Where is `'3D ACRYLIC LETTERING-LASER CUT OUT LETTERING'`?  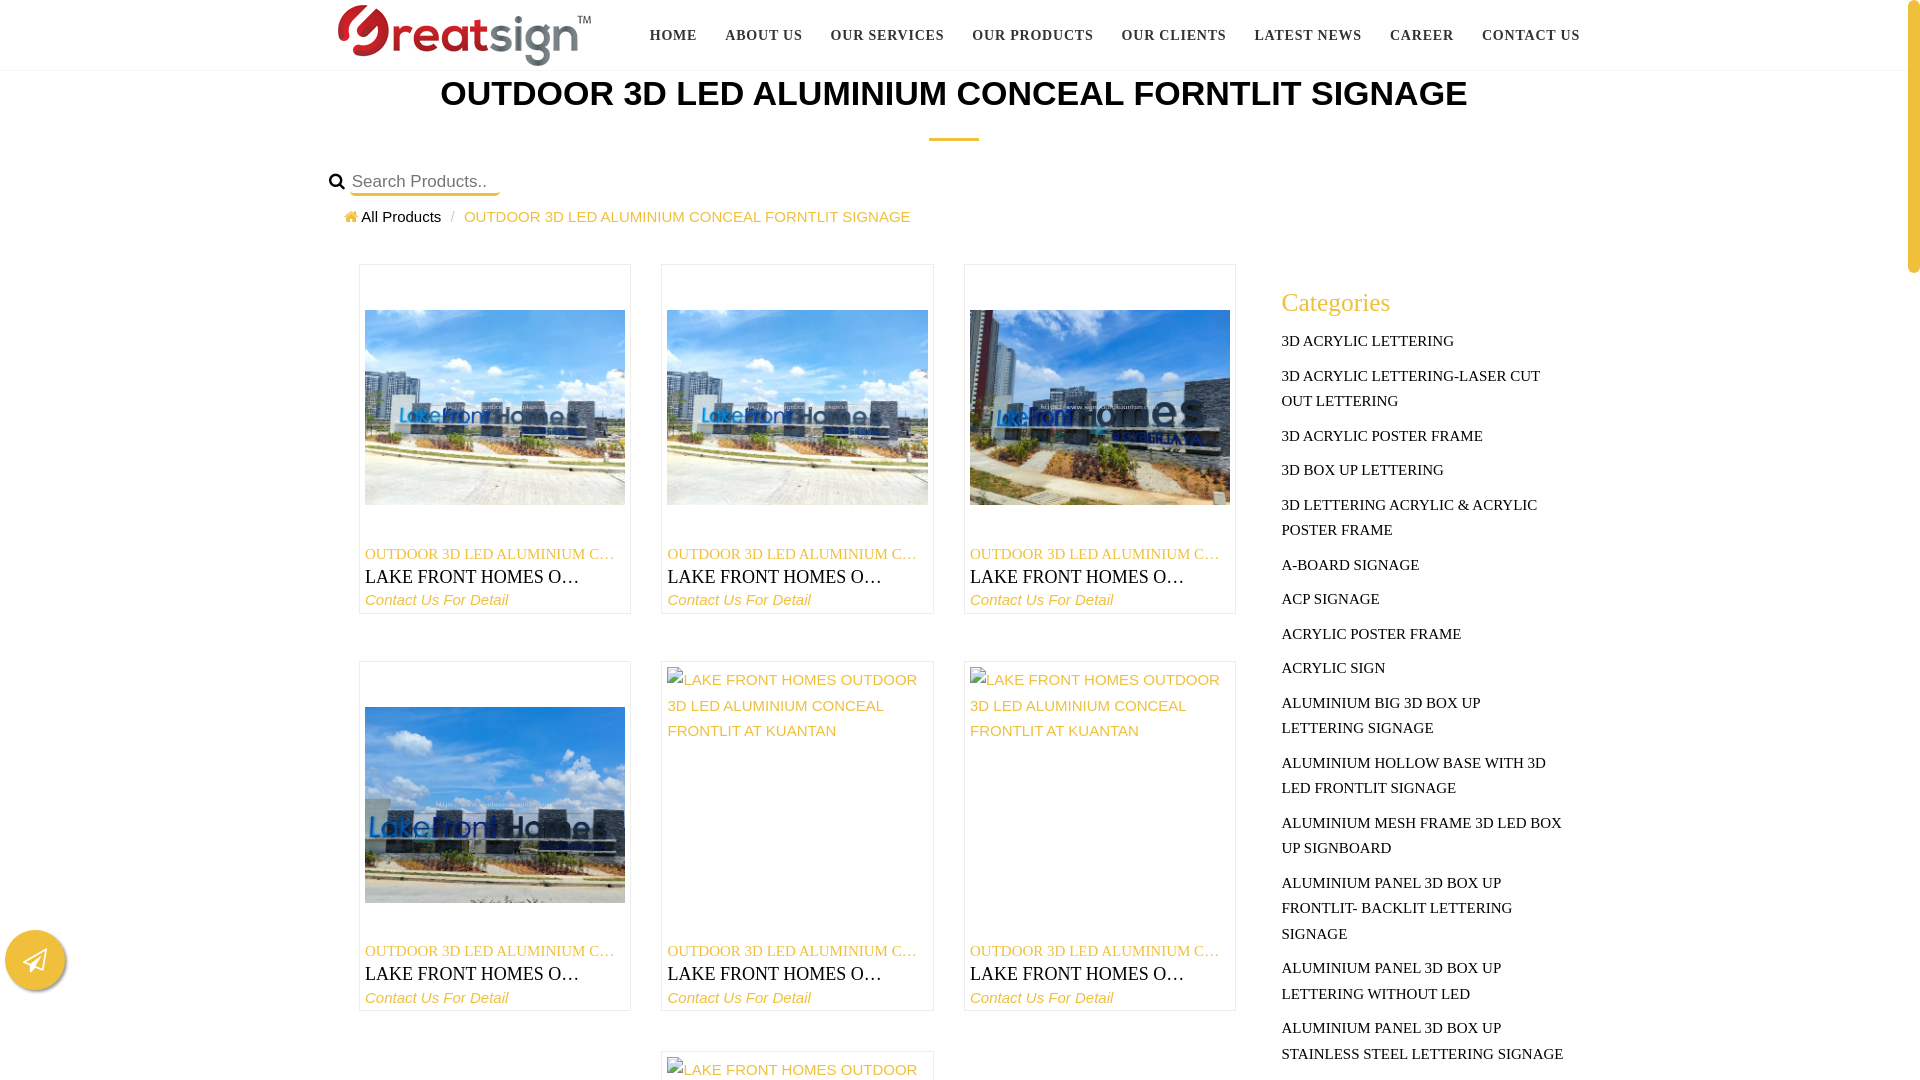 '3D ACRYLIC LETTERING-LASER CUT OUT LETTERING' is located at coordinates (1422, 389).